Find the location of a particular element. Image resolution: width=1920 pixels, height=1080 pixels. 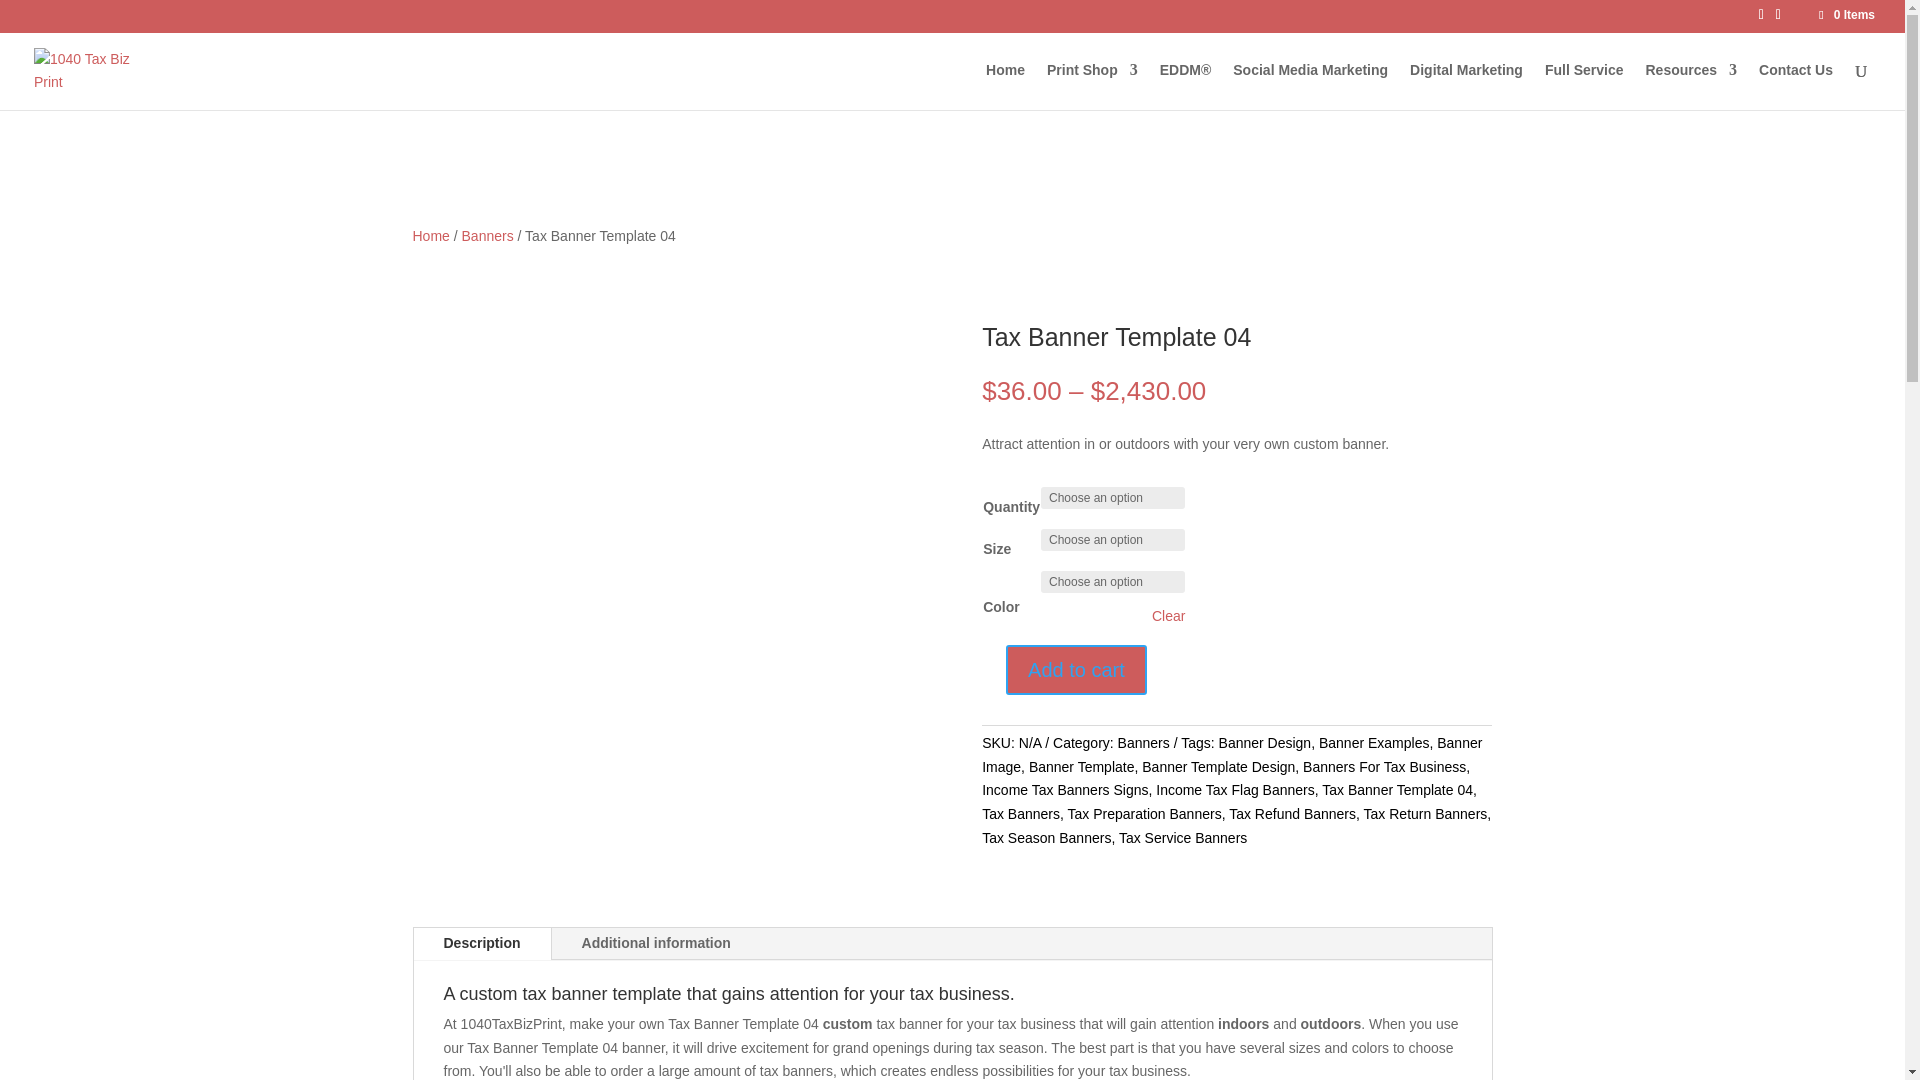

'Tax Return Banners' is located at coordinates (1424, 813).